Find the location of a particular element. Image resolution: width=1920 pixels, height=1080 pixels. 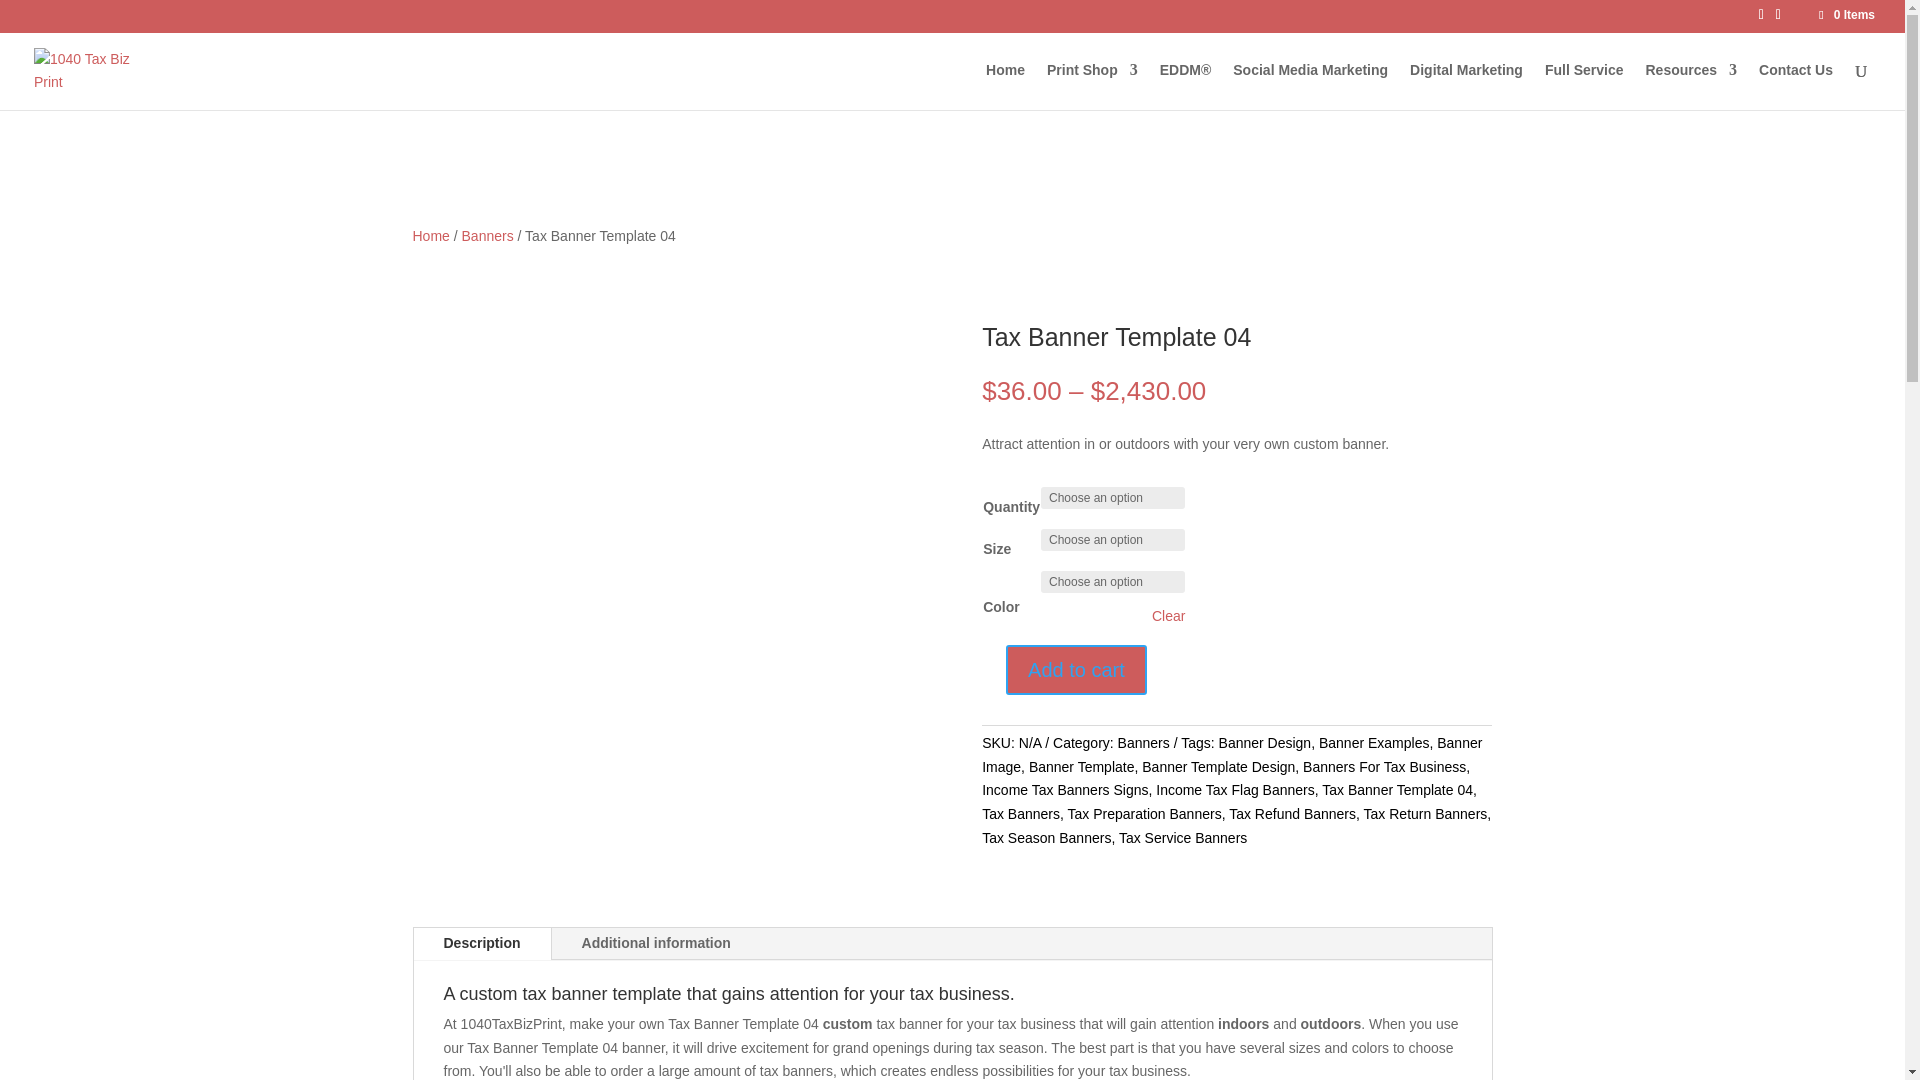

'Tax Return Banners' is located at coordinates (1424, 813).